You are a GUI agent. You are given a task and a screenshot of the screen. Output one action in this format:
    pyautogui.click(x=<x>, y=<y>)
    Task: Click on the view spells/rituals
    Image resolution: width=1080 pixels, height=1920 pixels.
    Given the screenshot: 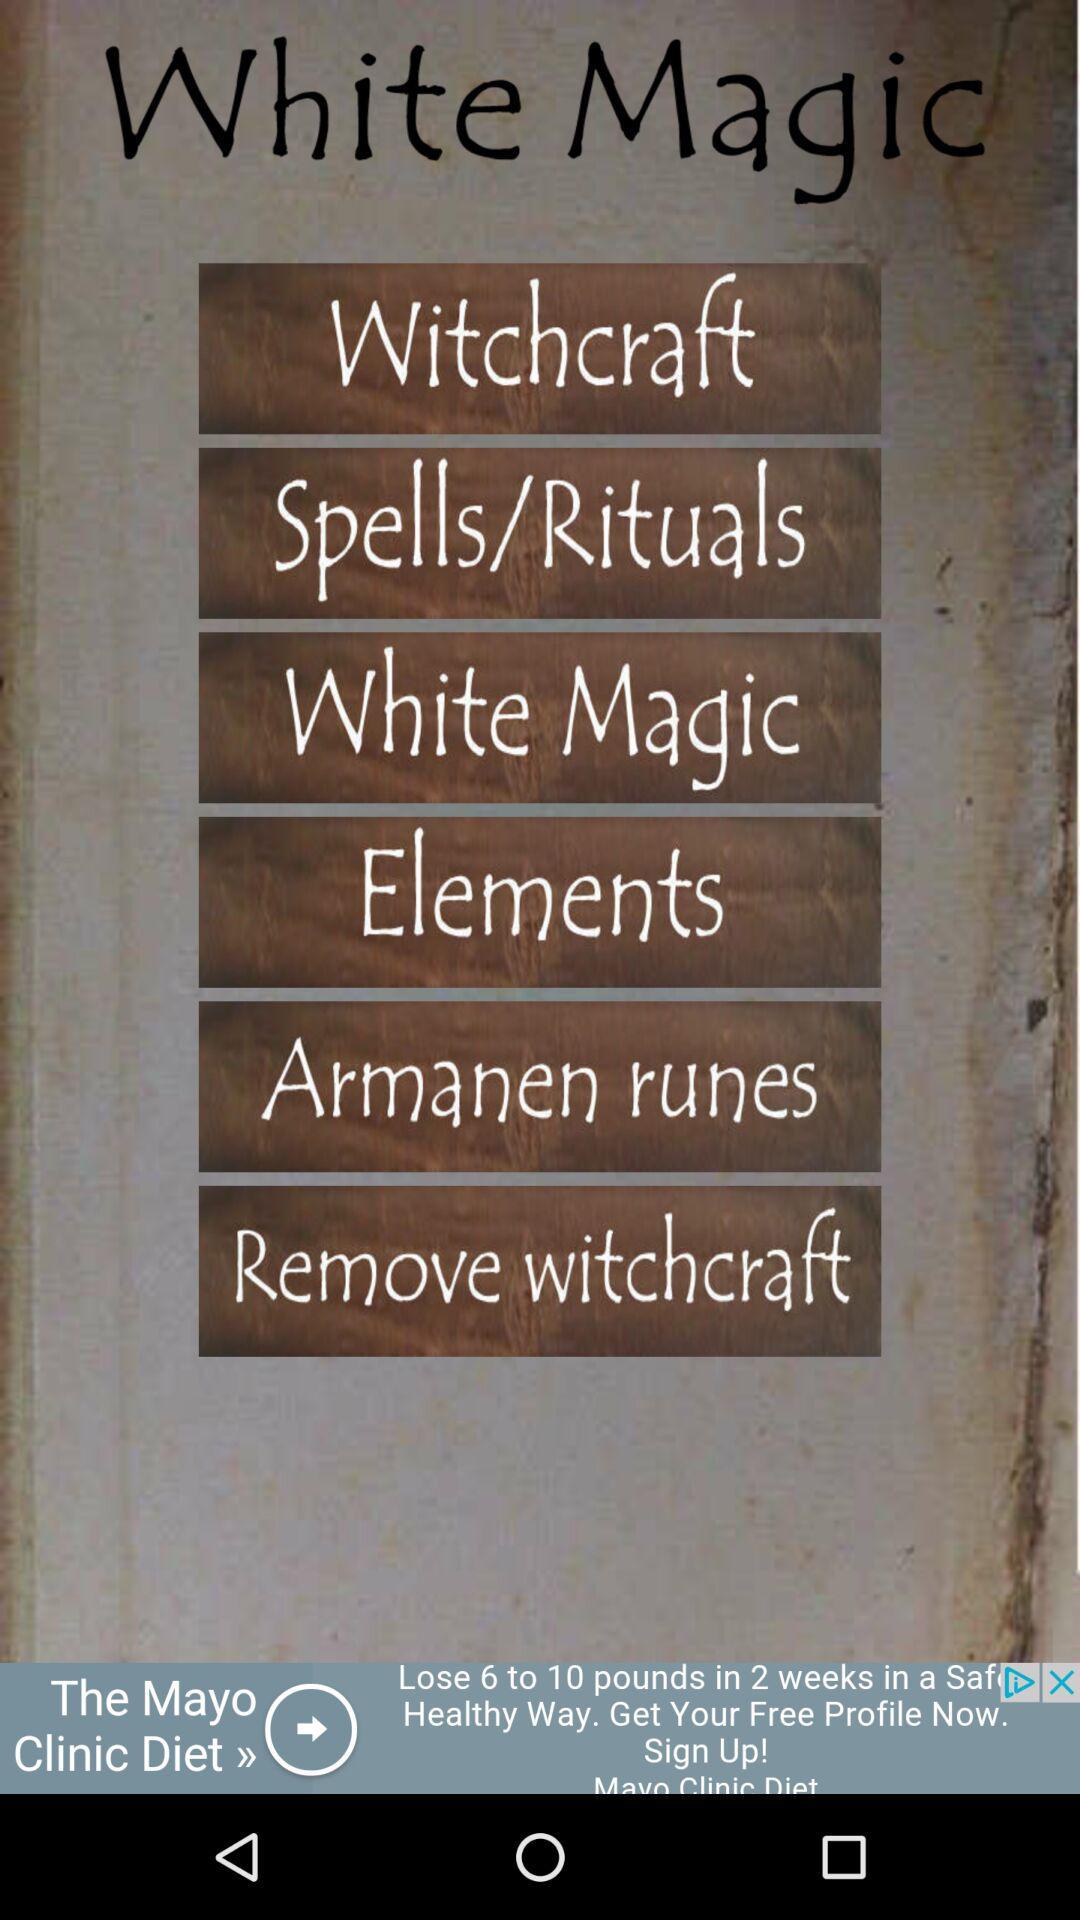 What is the action you would take?
    pyautogui.click(x=540, y=533)
    